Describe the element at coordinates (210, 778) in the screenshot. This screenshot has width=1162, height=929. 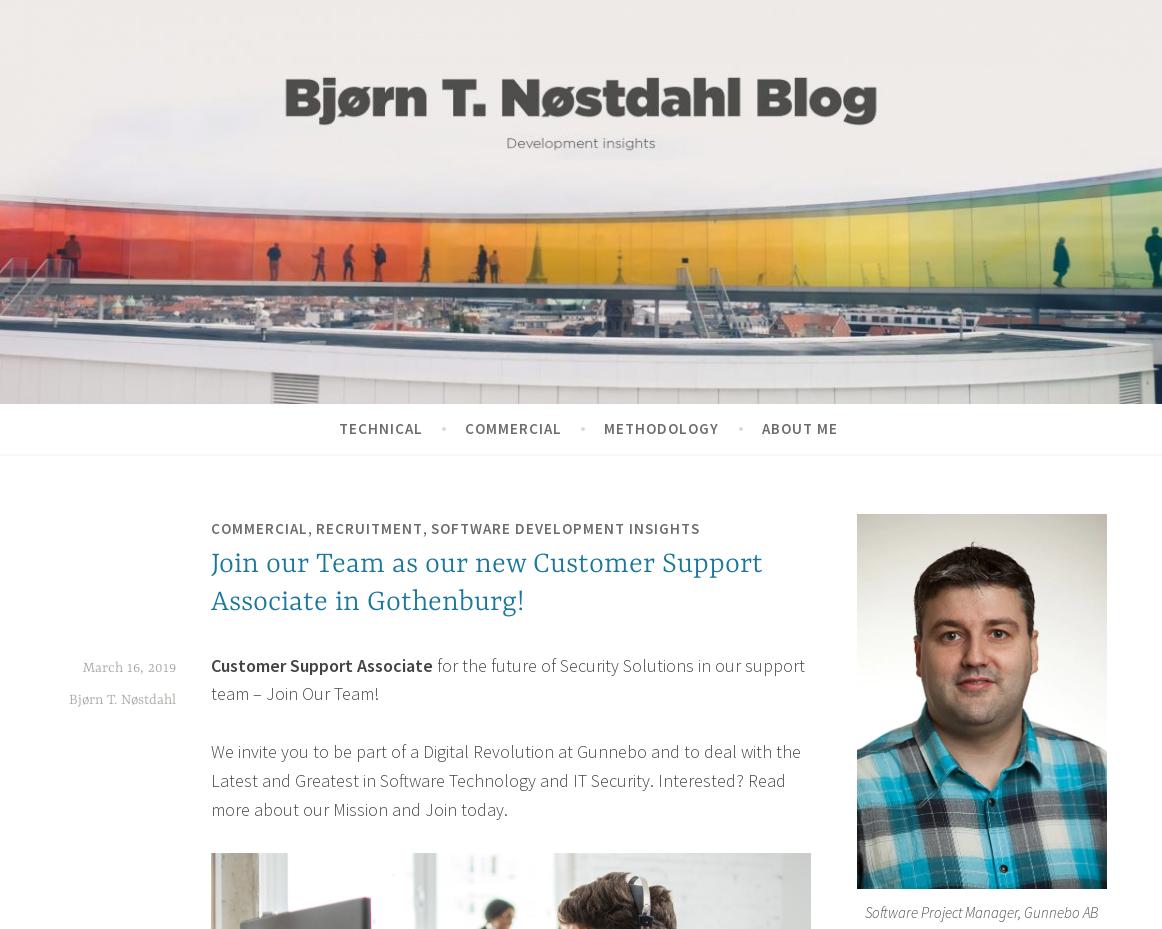
I see `'We invite you to be part of a Digital Revolution at Gunnebo and to deal with the Latest and Greatest in Software Technology and IT Security. Interested? Read more about our Mission and Join today.'` at that location.